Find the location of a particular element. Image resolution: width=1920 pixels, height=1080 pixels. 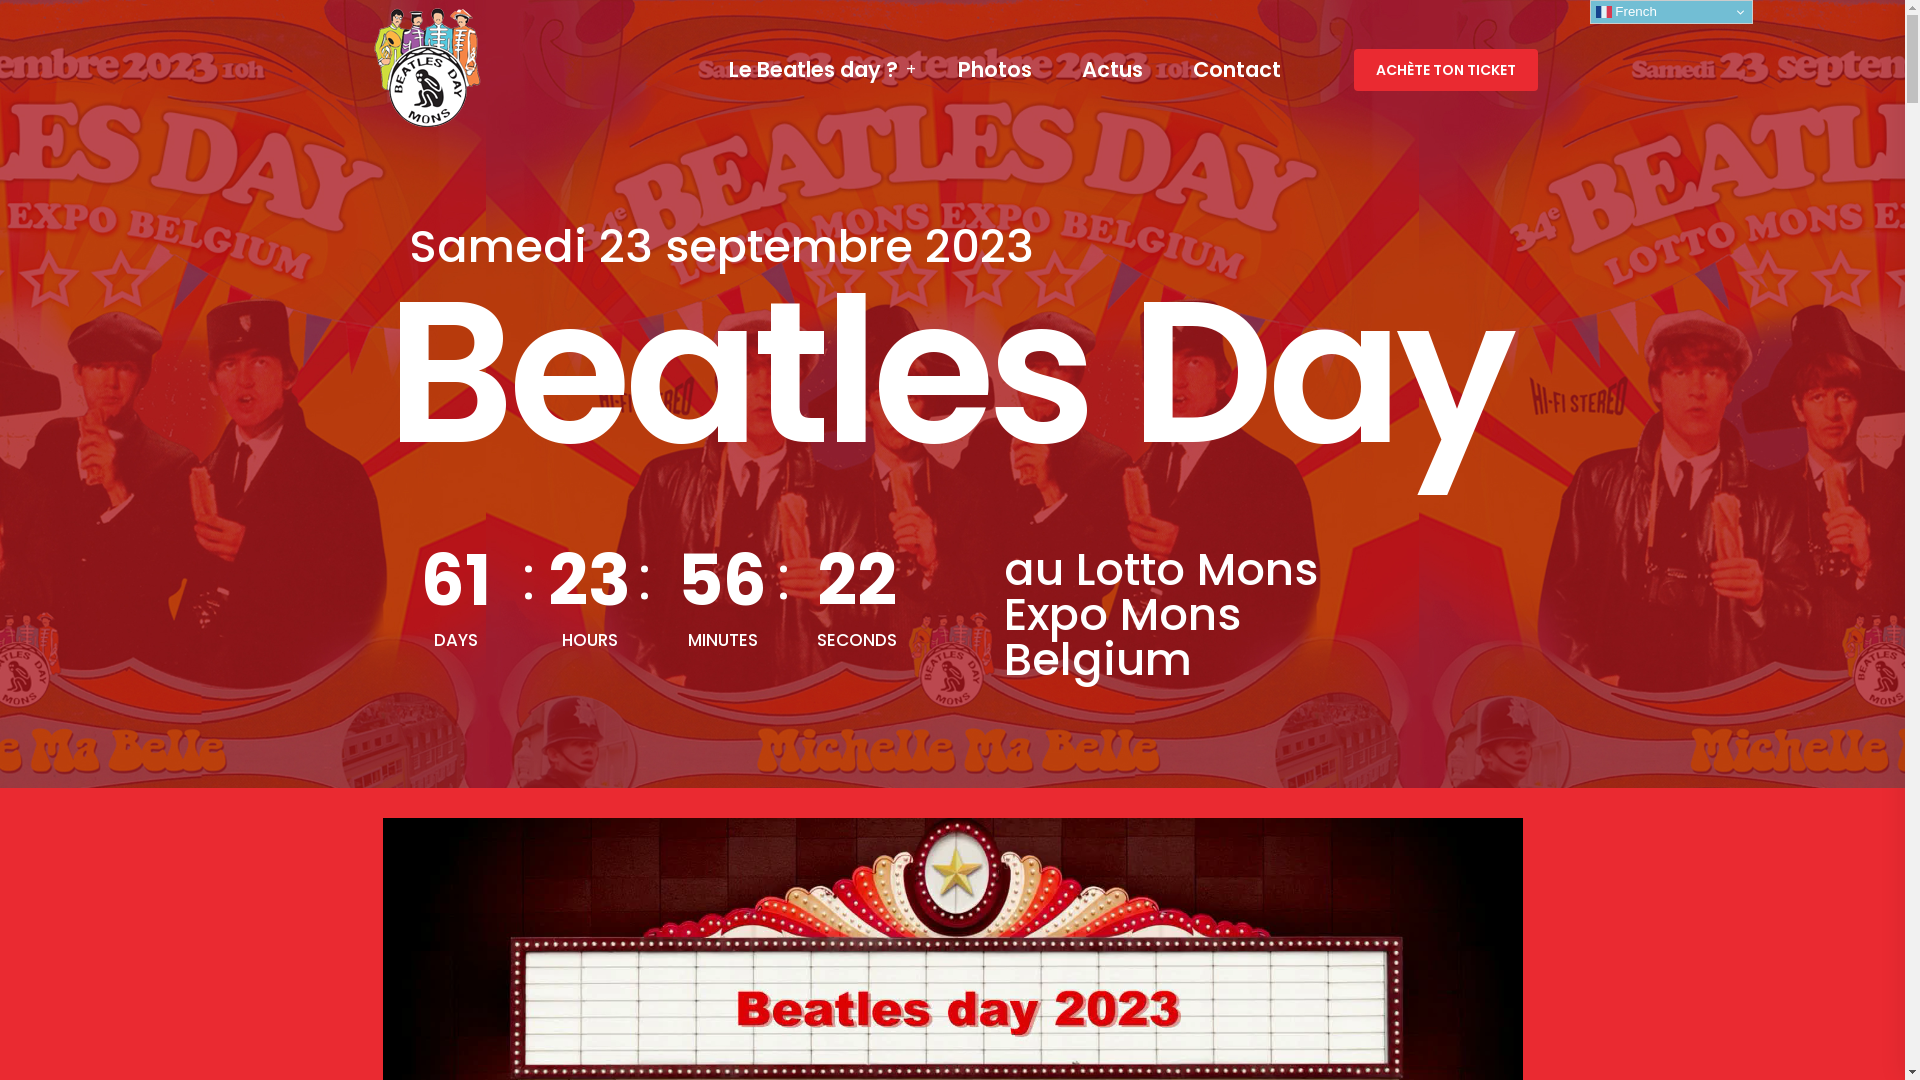

'Photos' is located at coordinates (994, 68).